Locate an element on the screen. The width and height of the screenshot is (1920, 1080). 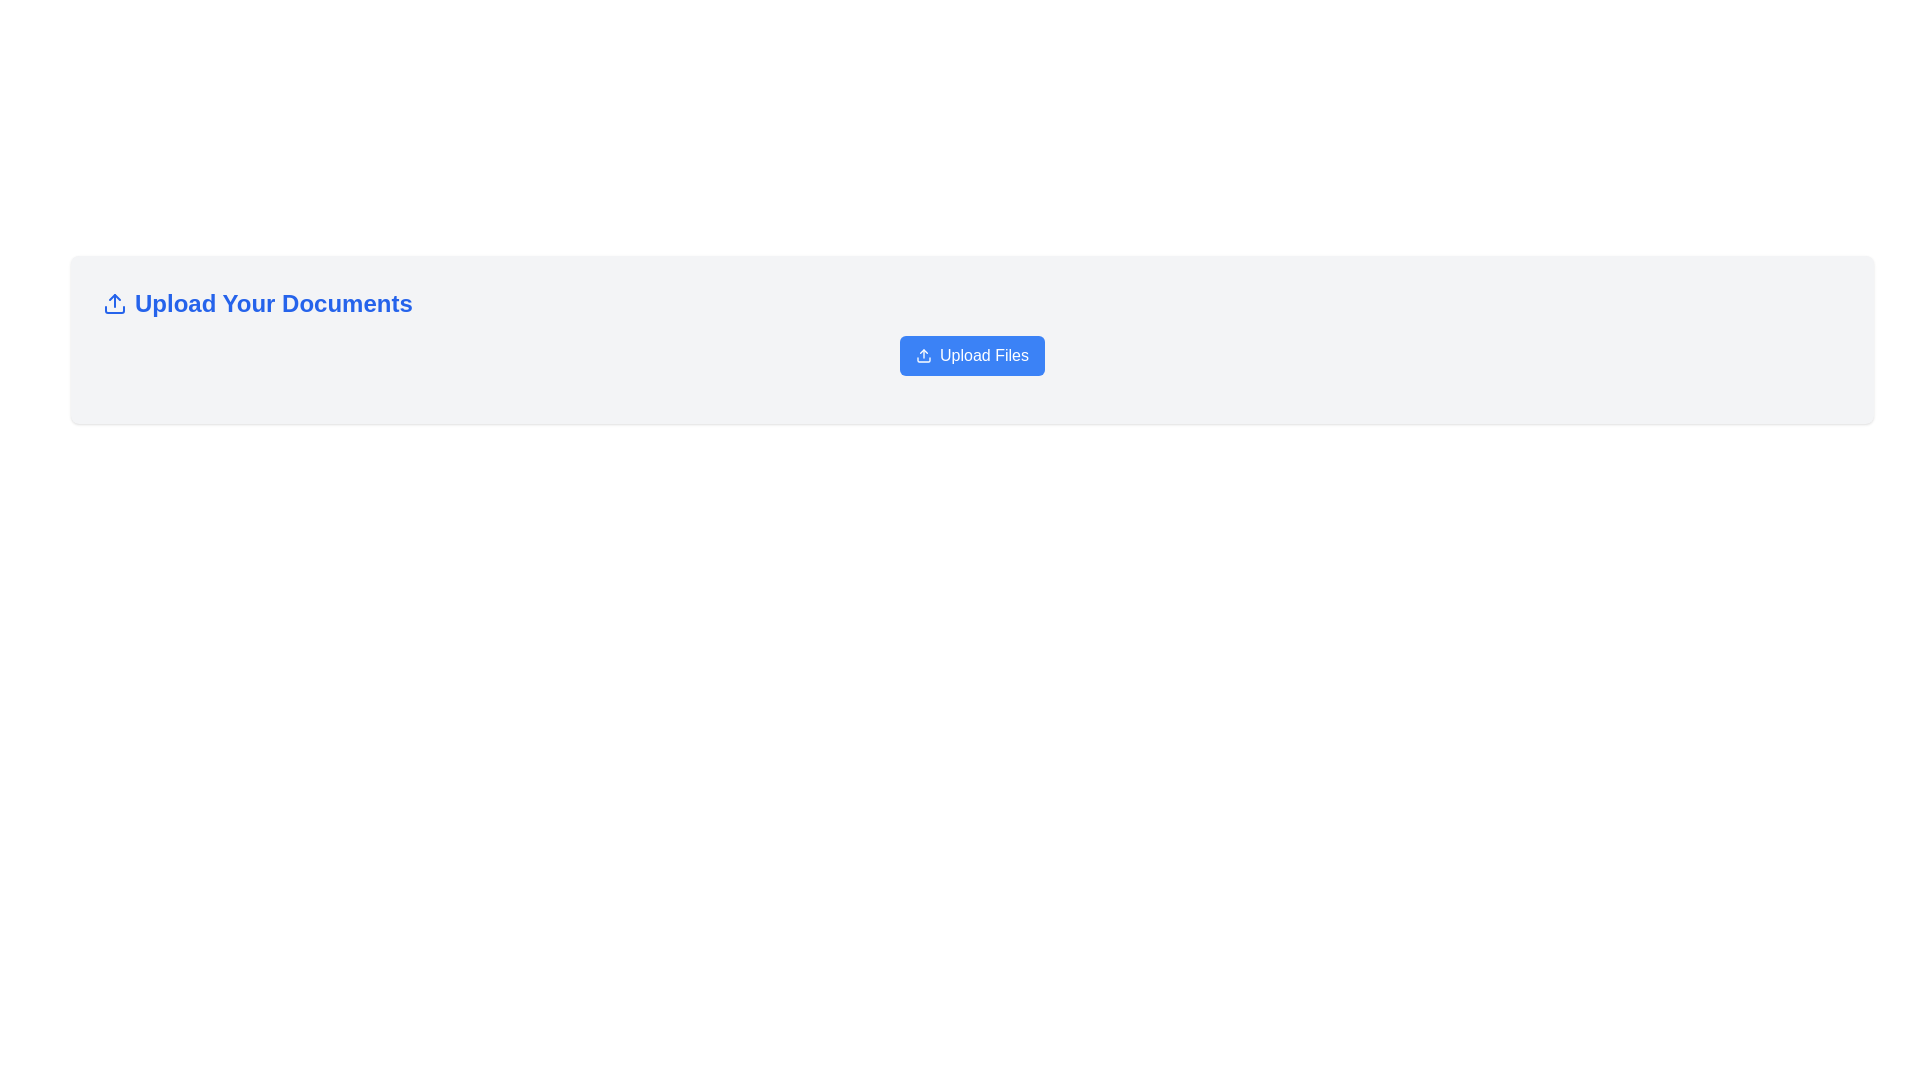
the 'Upload Files' button with a blue background and white text is located at coordinates (972, 363).